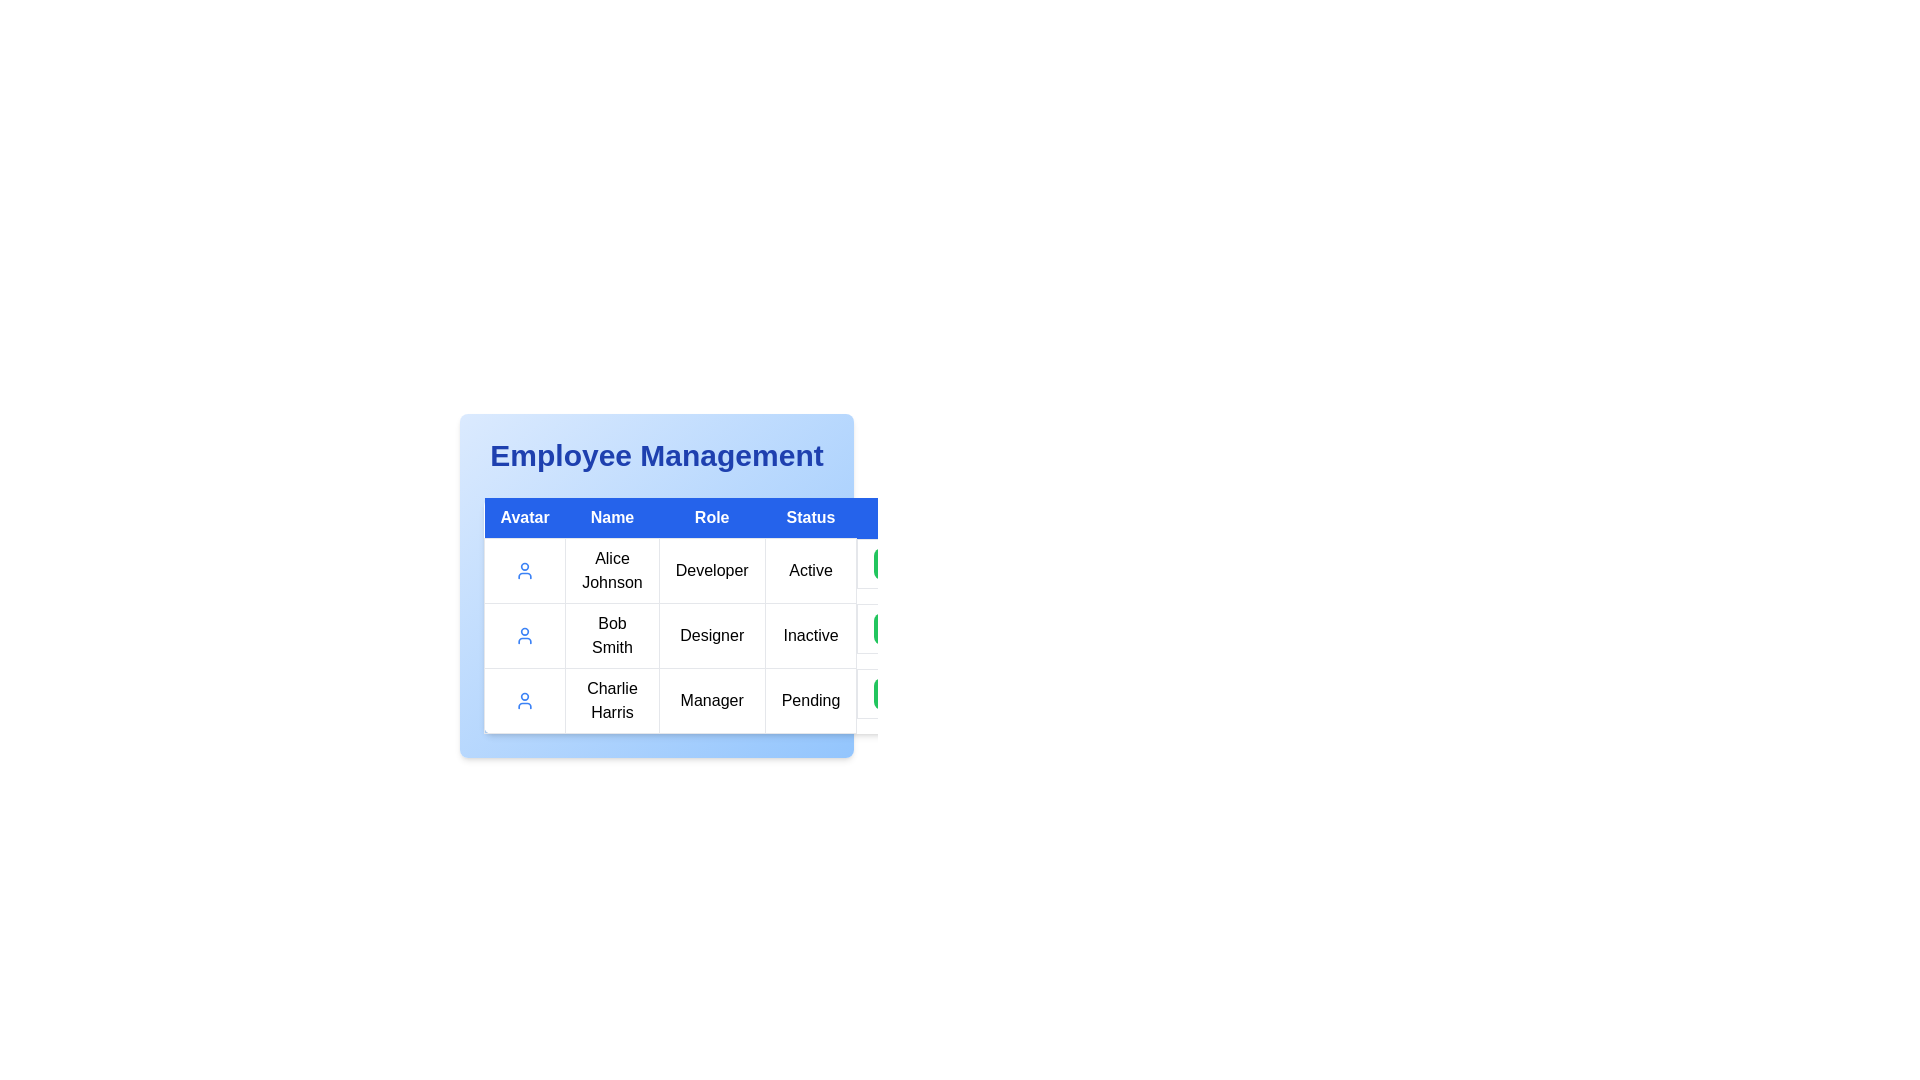  Describe the element at coordinates (712, 570) in the screenshot. I see `text label indicating the 'Role' of 'Alice Johnson', which states that she is a 'Developer'` at that location.